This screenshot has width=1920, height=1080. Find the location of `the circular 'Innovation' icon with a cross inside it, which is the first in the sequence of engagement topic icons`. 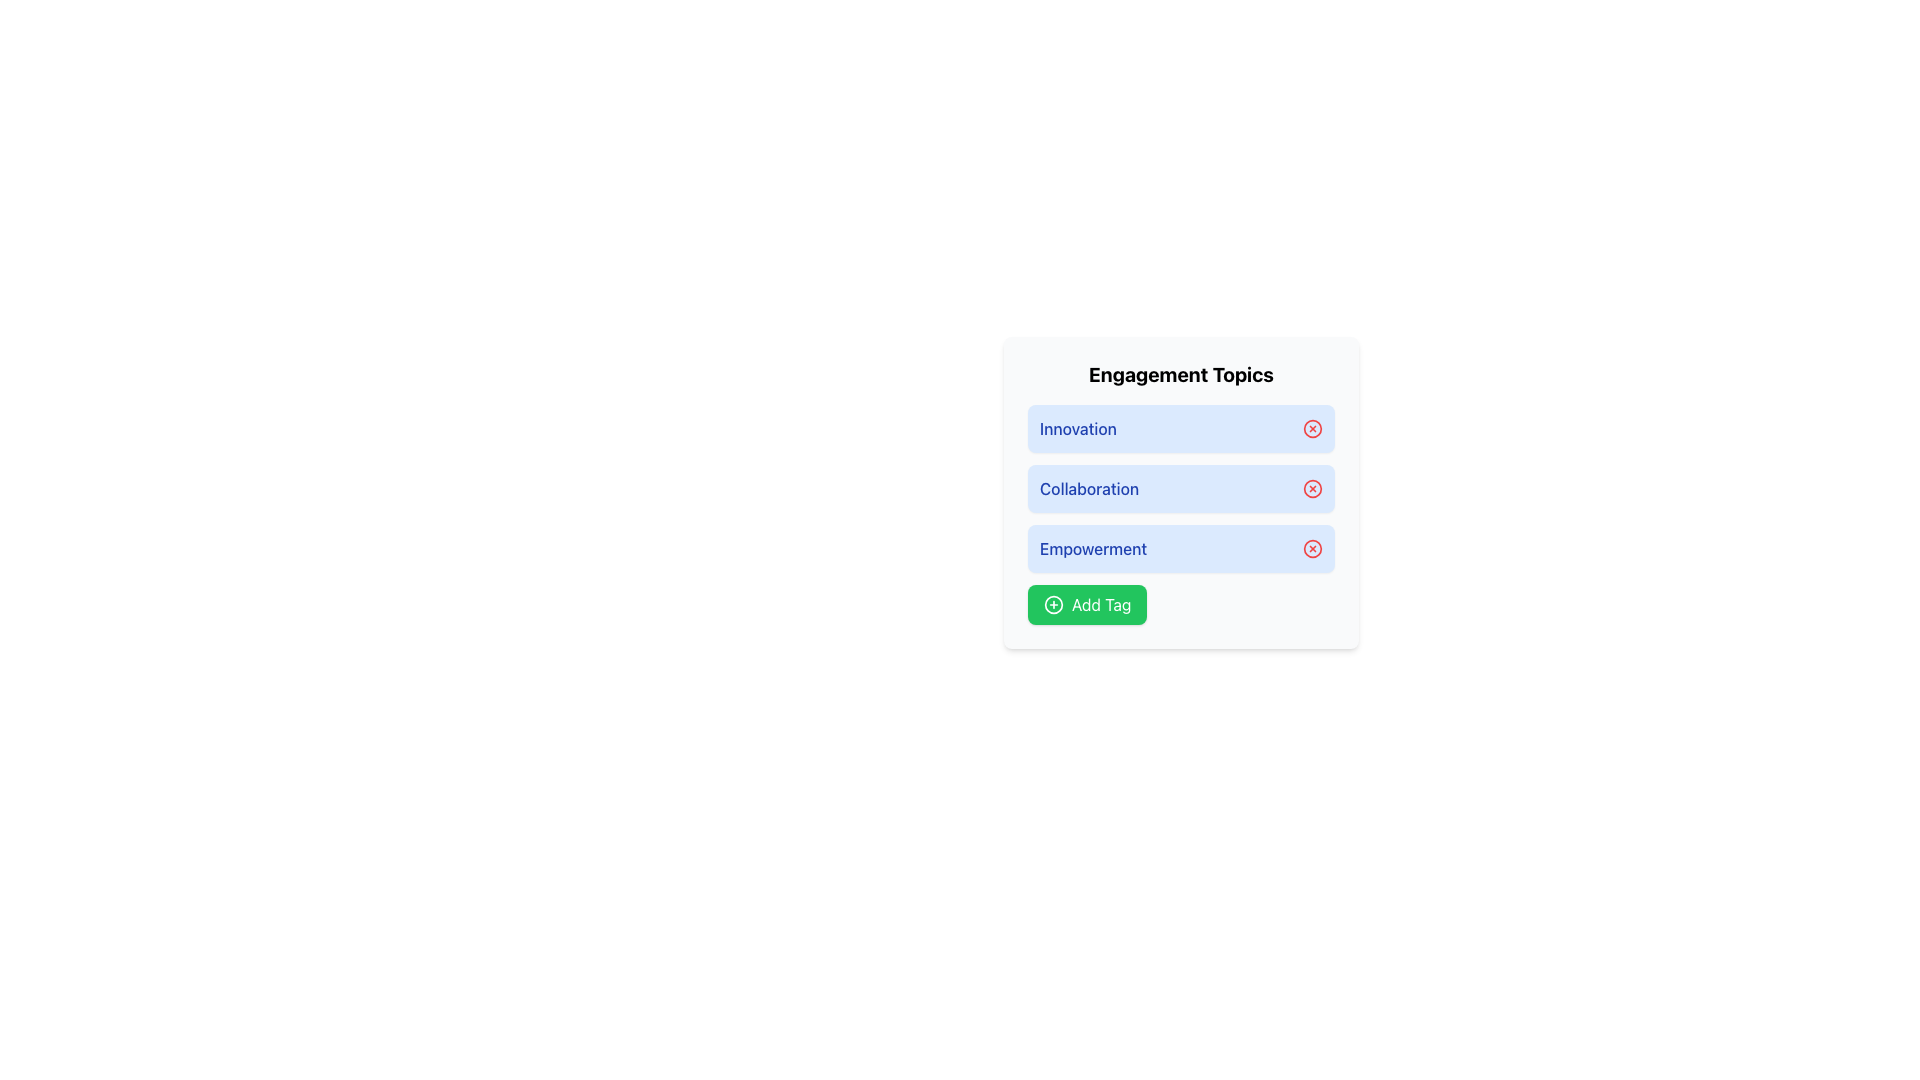

the circular 'Innovation' icon with a cross inside it, which is the first in the sequence of engagement topic icons is located at coordinates (1313, 427).